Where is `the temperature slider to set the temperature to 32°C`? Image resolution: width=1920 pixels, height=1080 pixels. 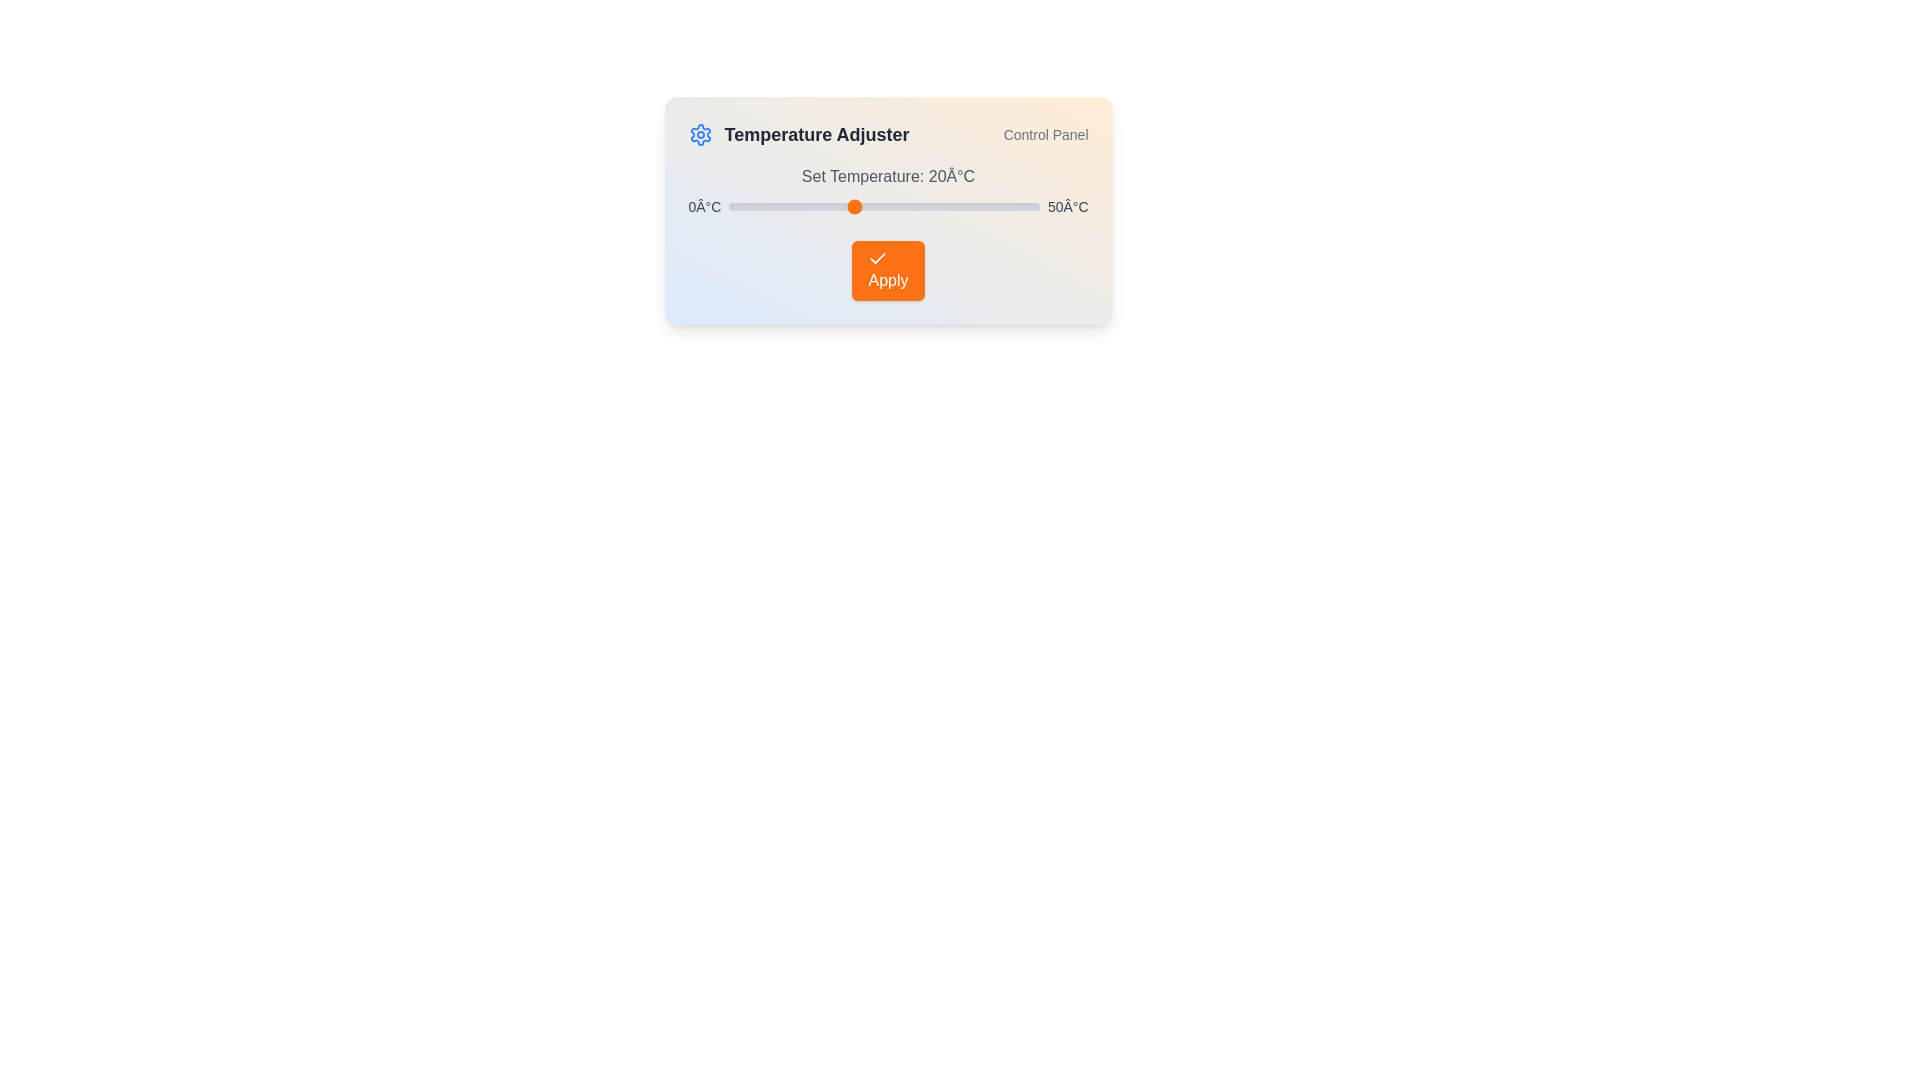
the temperature slider to set the temperature to 32°C is located at coordinates (927, 207).